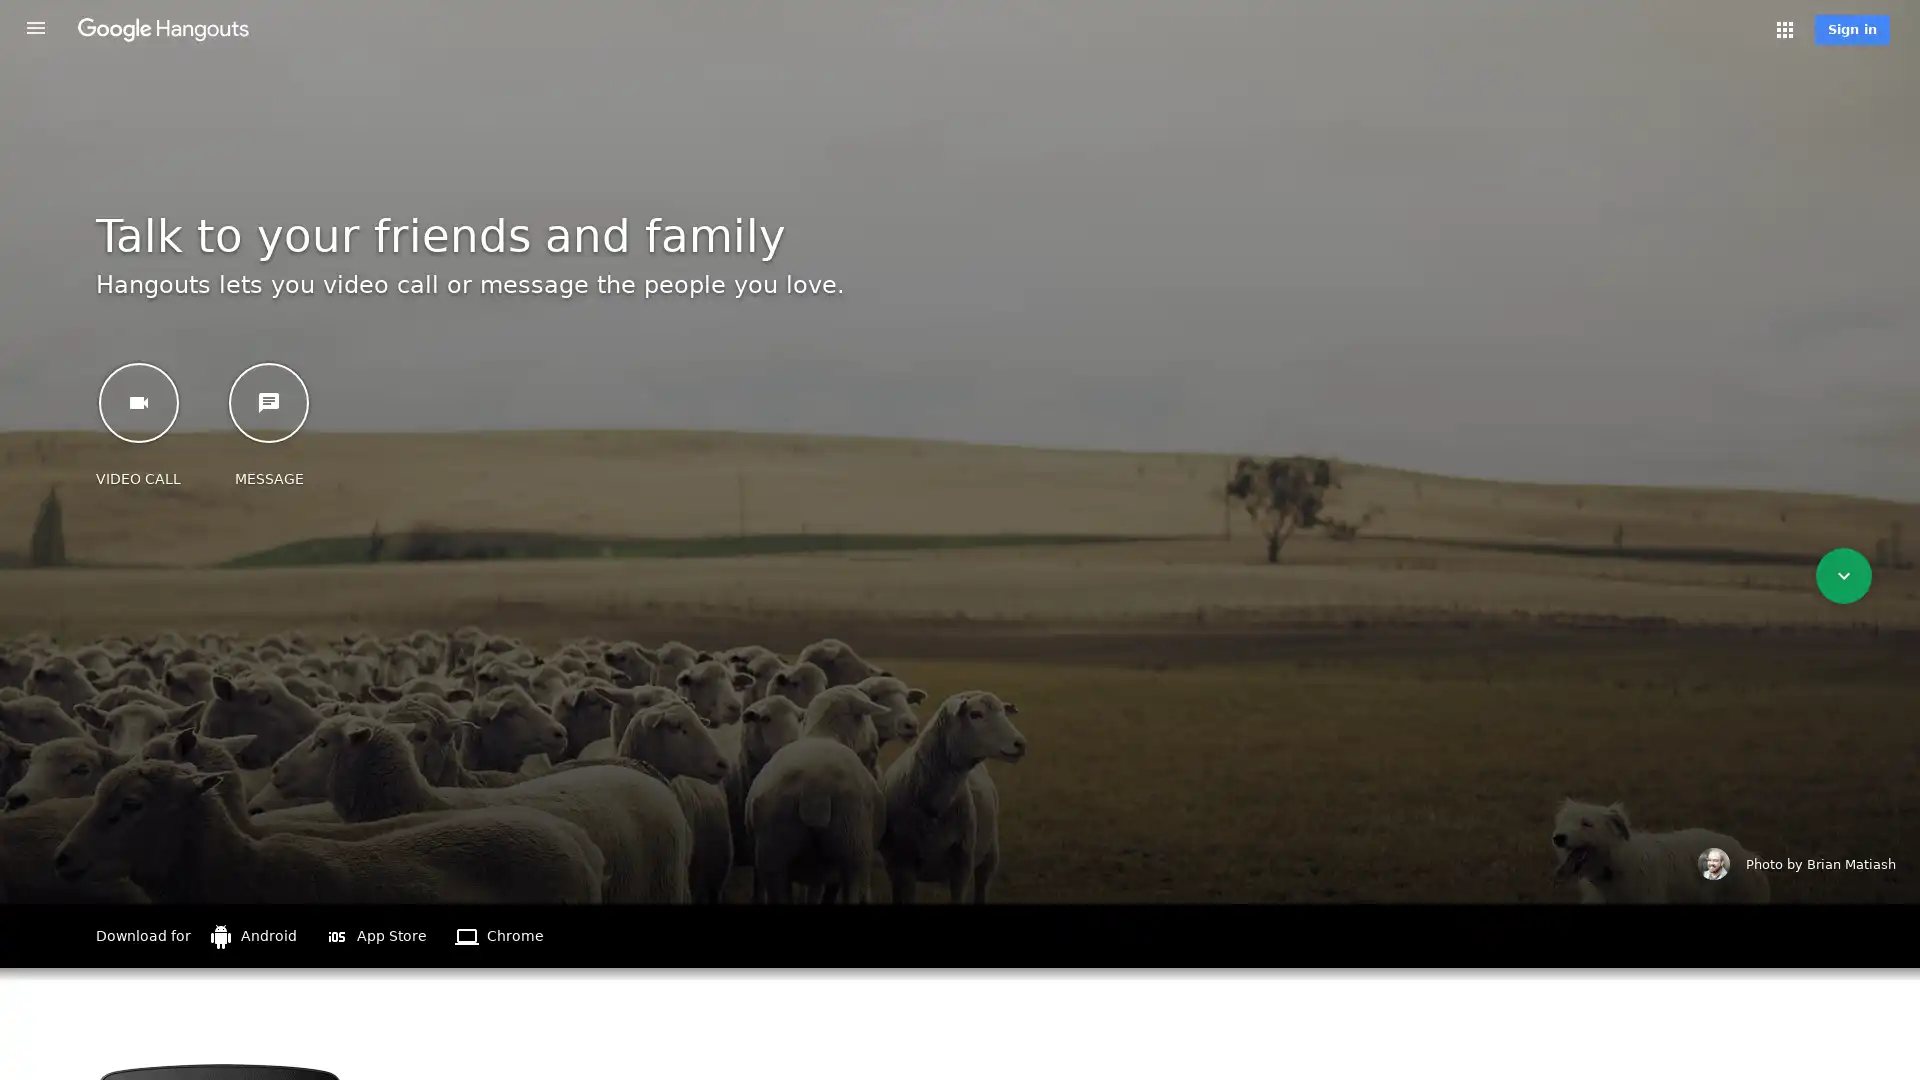  What do you see at coordinates (137, 402) in the screenshot?
I see `Start video call` at bounding box center [137, 402].